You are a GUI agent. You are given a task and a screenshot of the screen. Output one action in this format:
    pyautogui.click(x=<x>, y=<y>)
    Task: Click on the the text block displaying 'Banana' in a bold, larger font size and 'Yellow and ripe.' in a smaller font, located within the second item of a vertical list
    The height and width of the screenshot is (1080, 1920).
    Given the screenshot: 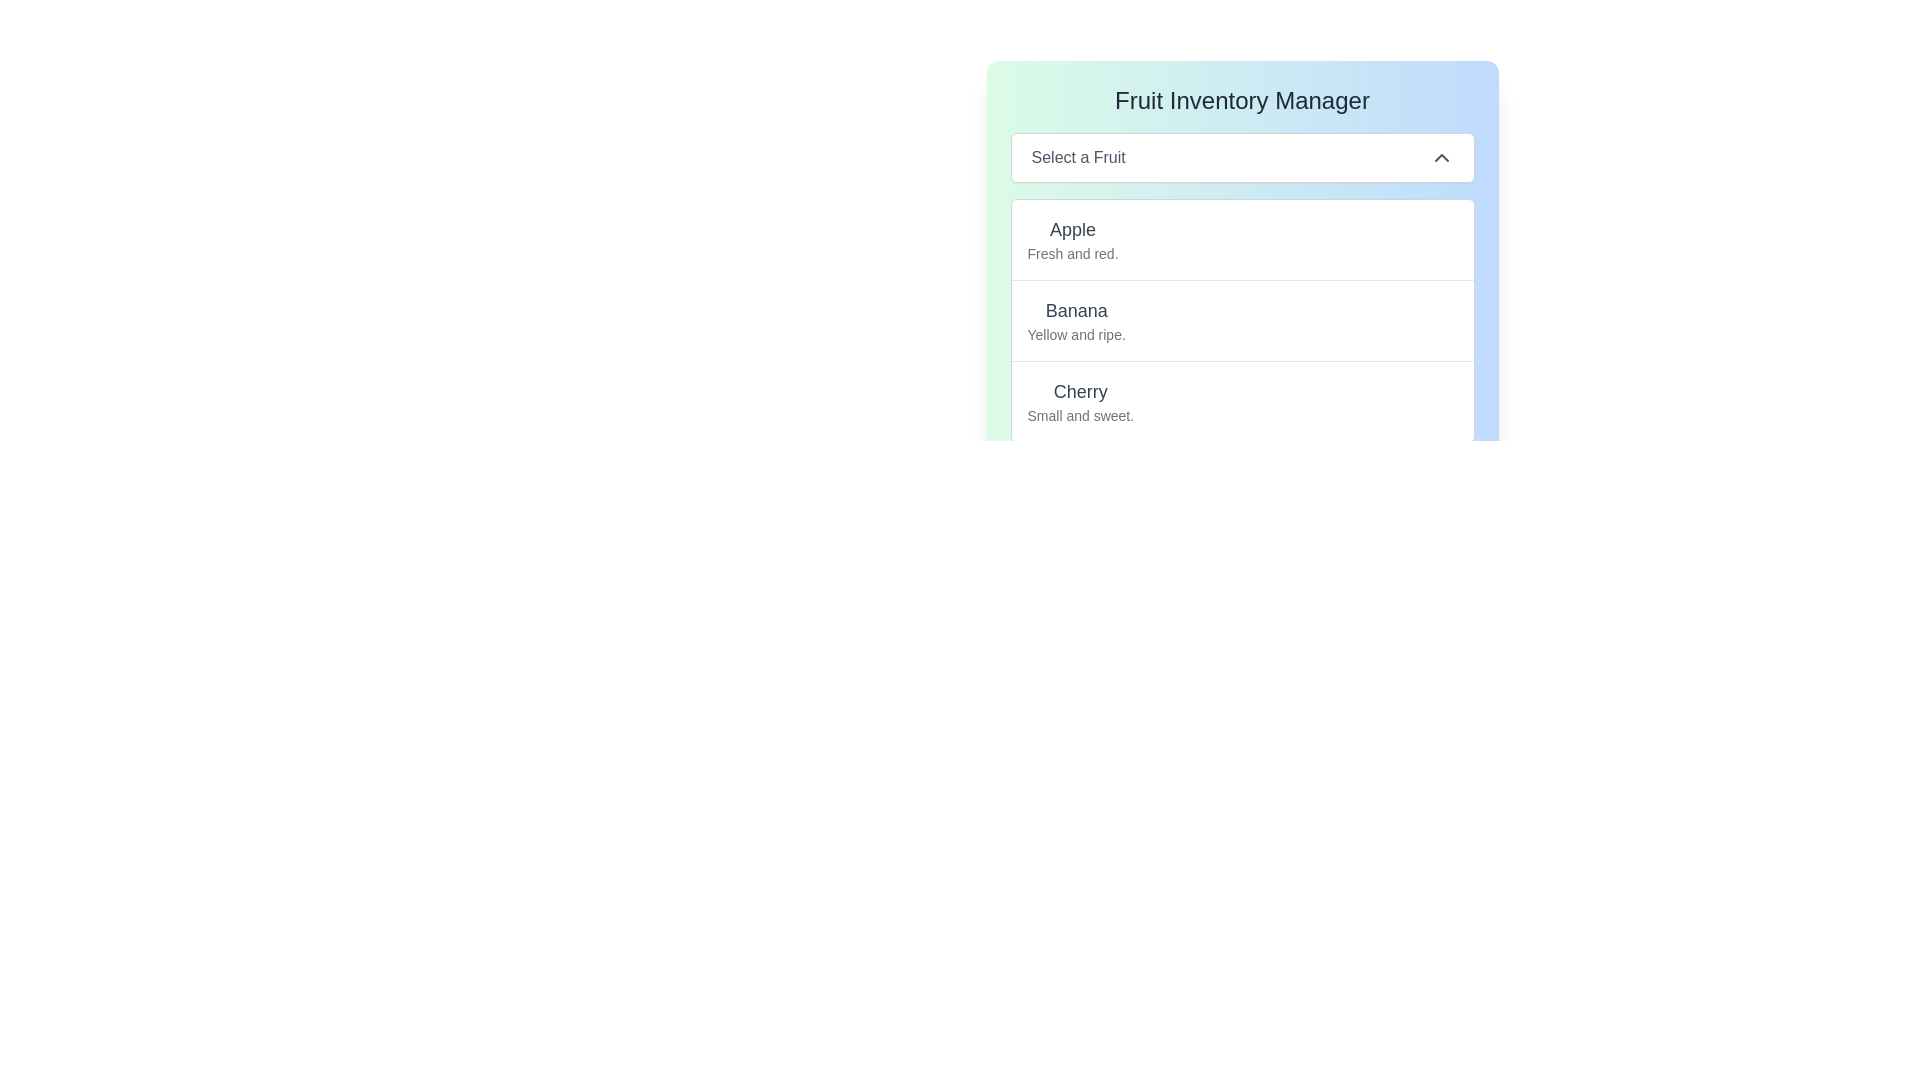 What is the action you would take?
    pyautogui.click(x=1075, y=319)
    